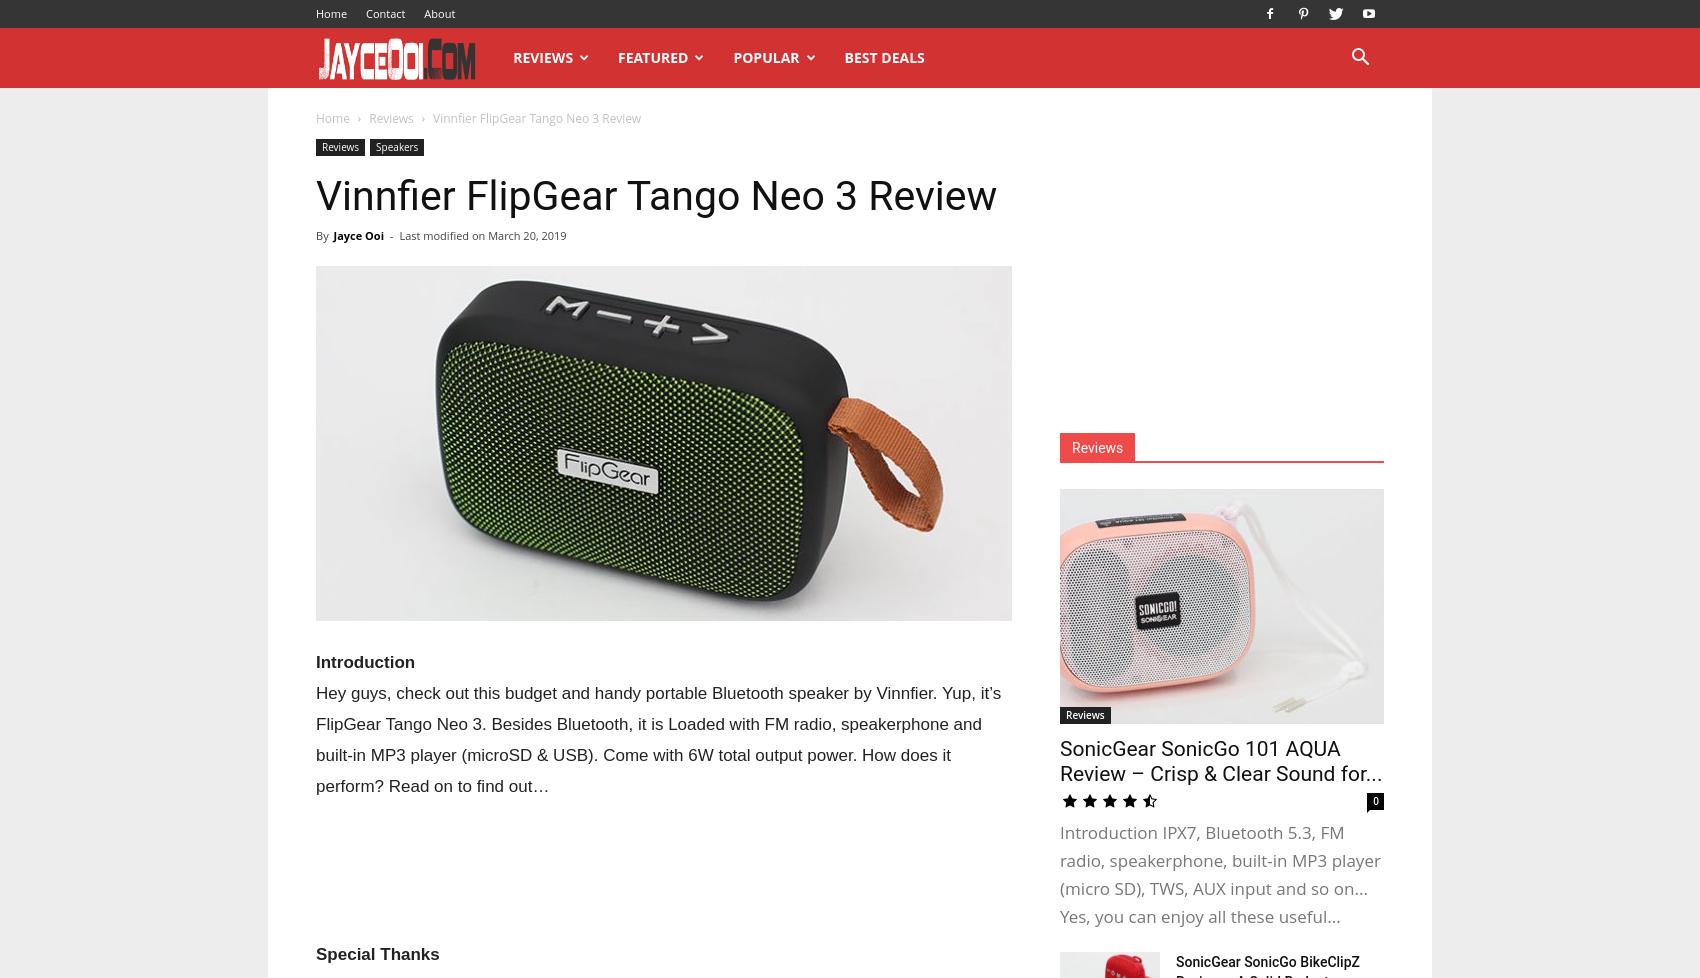 The image size is (1700, 978). What do you see at coordinates (1219, 760) in the screenshot?
I see `'SonicGear SonicGo 101 AQUA Review – Crisp & Clear Sound for...'` at bounding box center [1219, 760].